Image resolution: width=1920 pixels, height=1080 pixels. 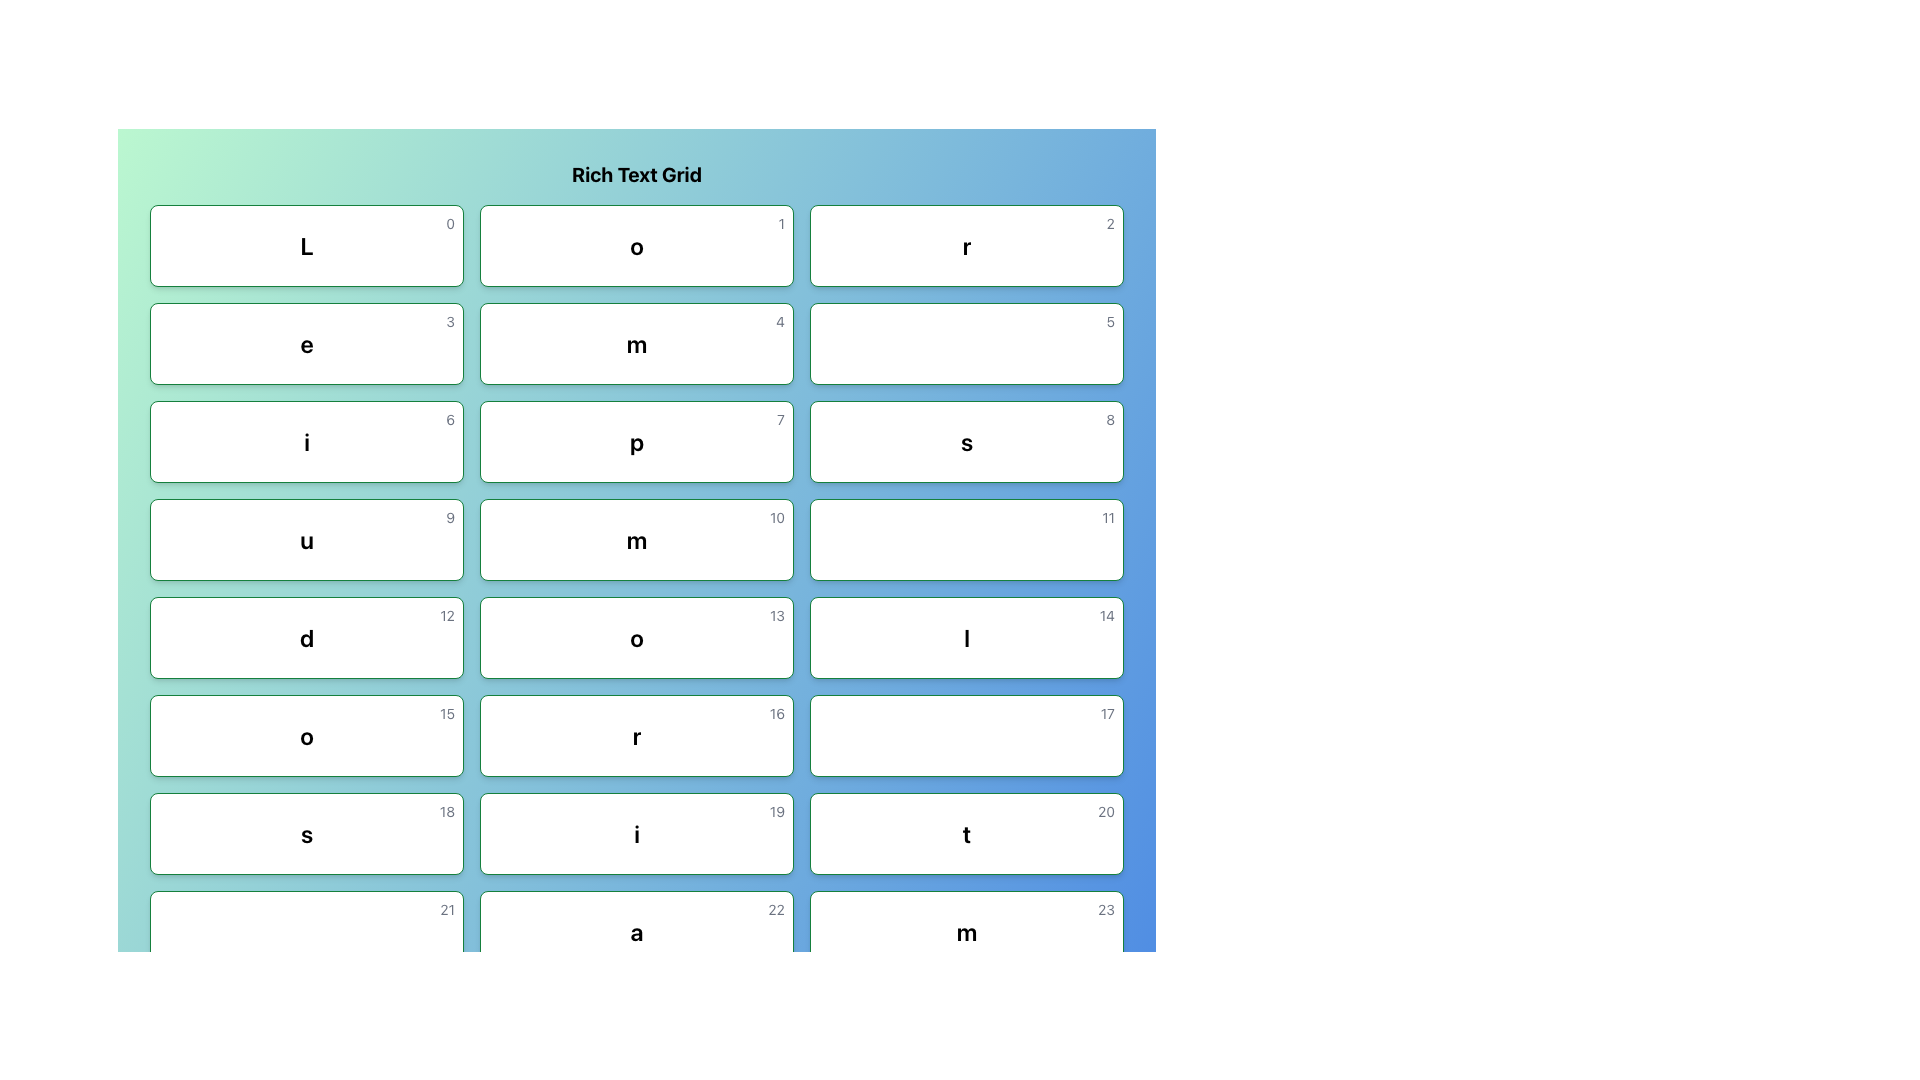 What do you see at coordinates (306, 342) in the screenshot?
I see `the bold letter 'e' displayed in the third cell of the grid, located in the second row, which is part of a white rectangle with a green border and rounded edges` at bounding box center [306, 342].